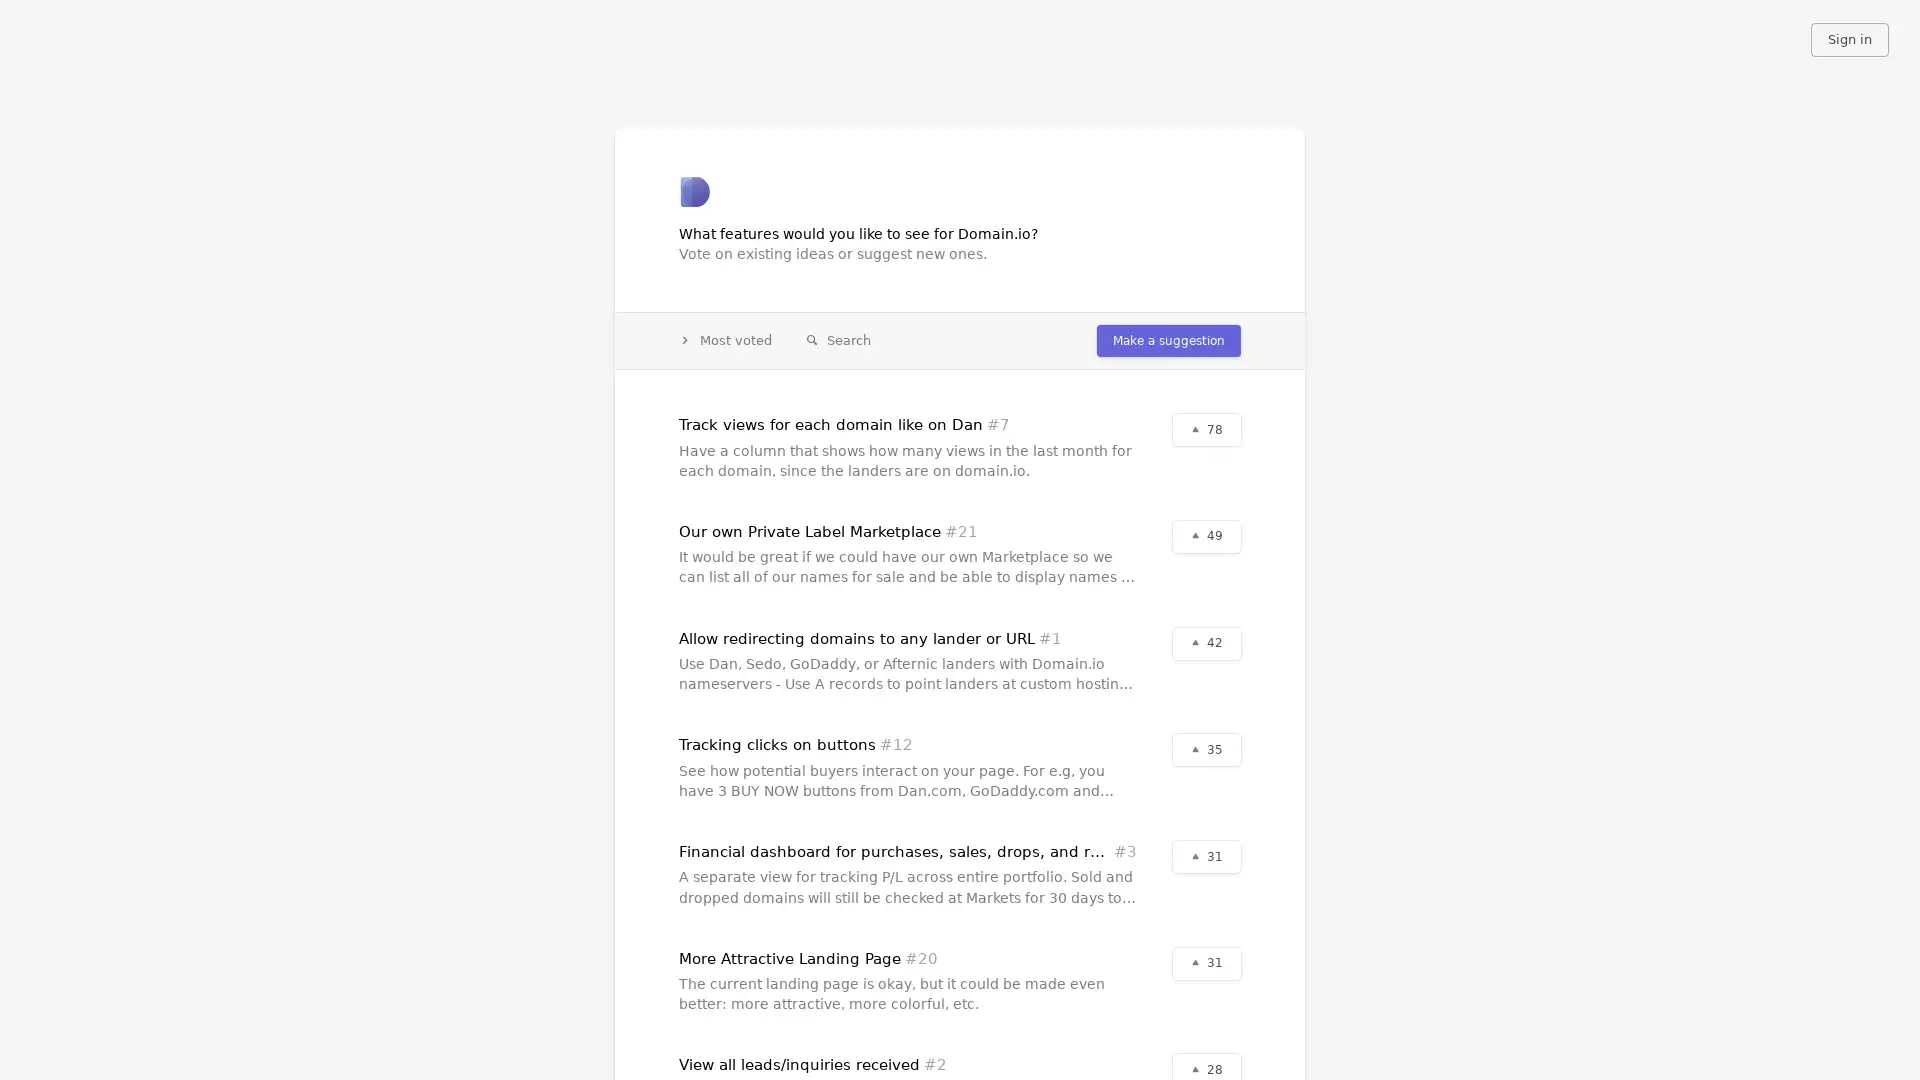 The height and width of the screenshot is (1080, 1920). What do you see at coordinates (1205, 855) in the screenshot?
I see `31` at bounding box center [1205, 855].